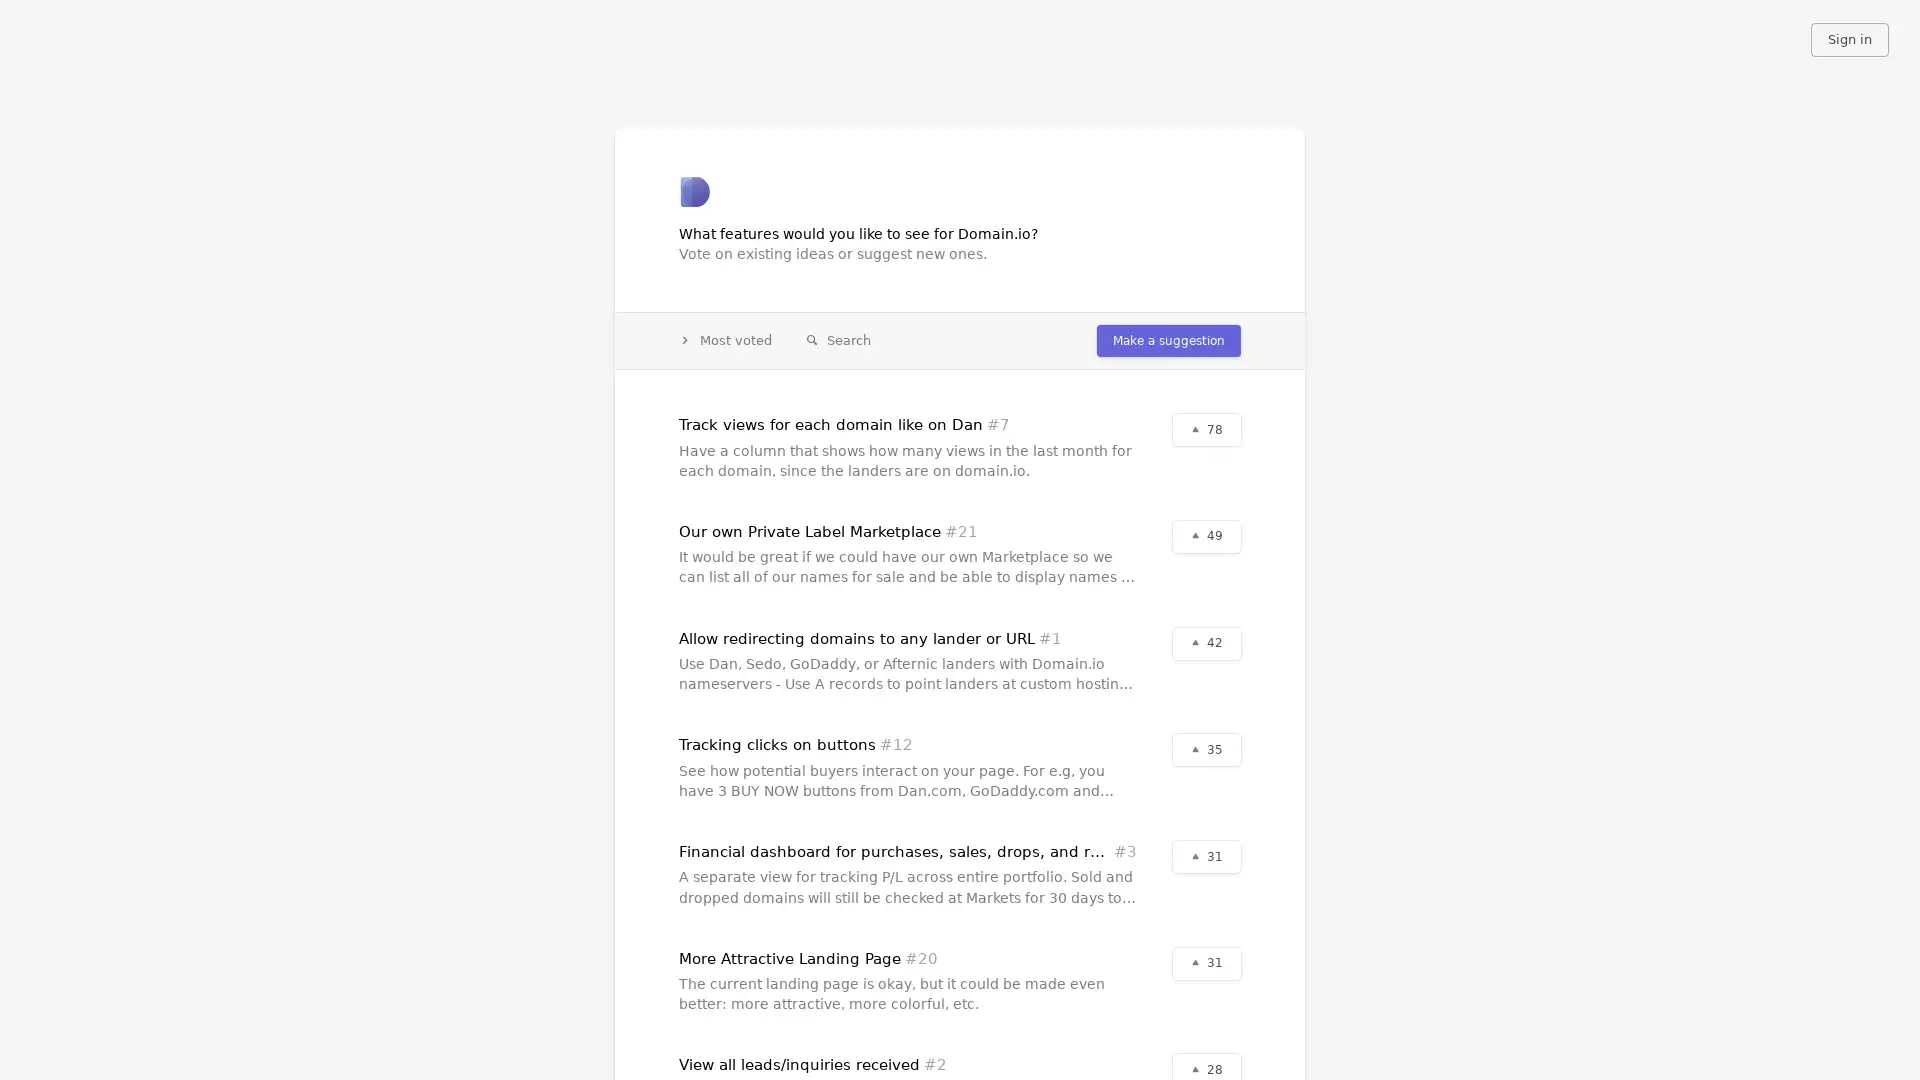 The height and width of the screenshot is (1080, 1920). What do you see at coordinates (1205, 855) in the screenshot?
I see `31` at bounding box center [1205, 855].